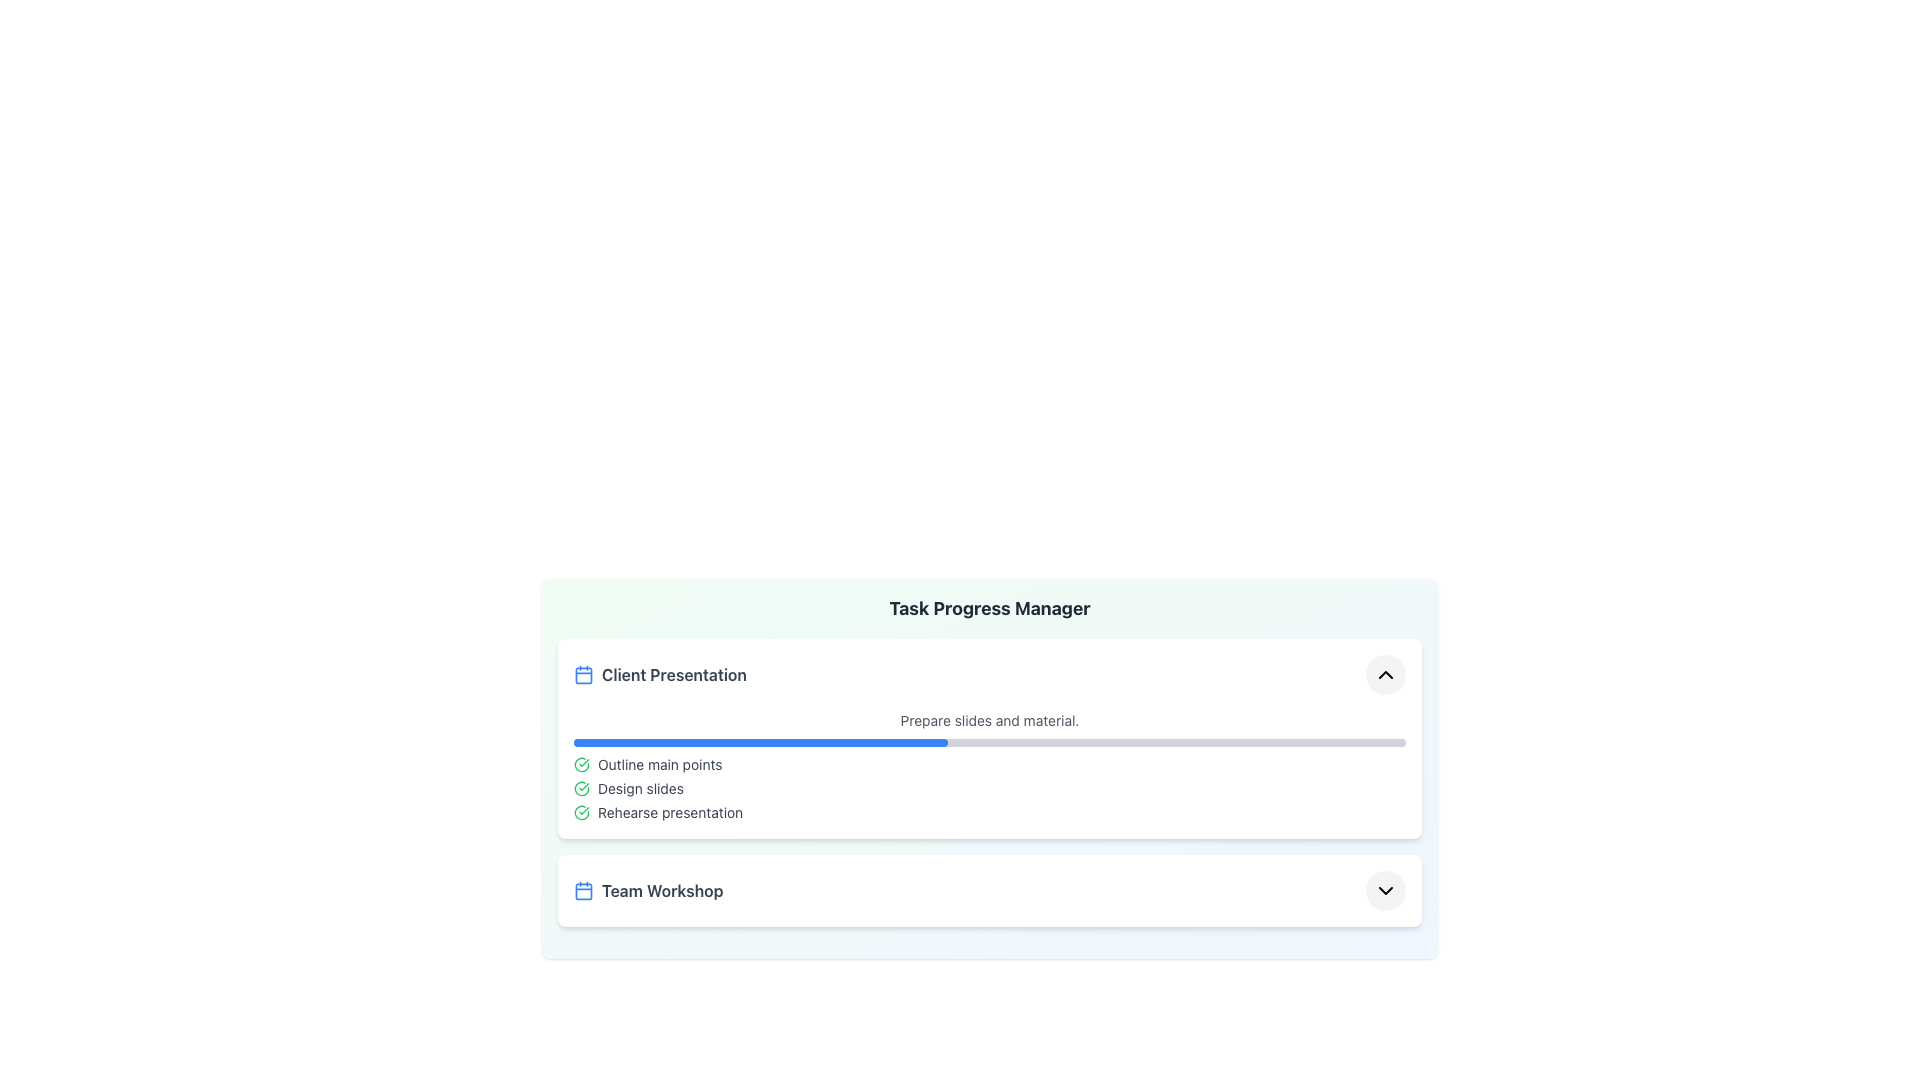  What do you see at coordinates (662, 890) in the screenshot?
I see `the 'Team Workshop' text label located in the bottom card below the 'Client Presentation' section, next to the calendar icon` at bounding box center [662, 890].